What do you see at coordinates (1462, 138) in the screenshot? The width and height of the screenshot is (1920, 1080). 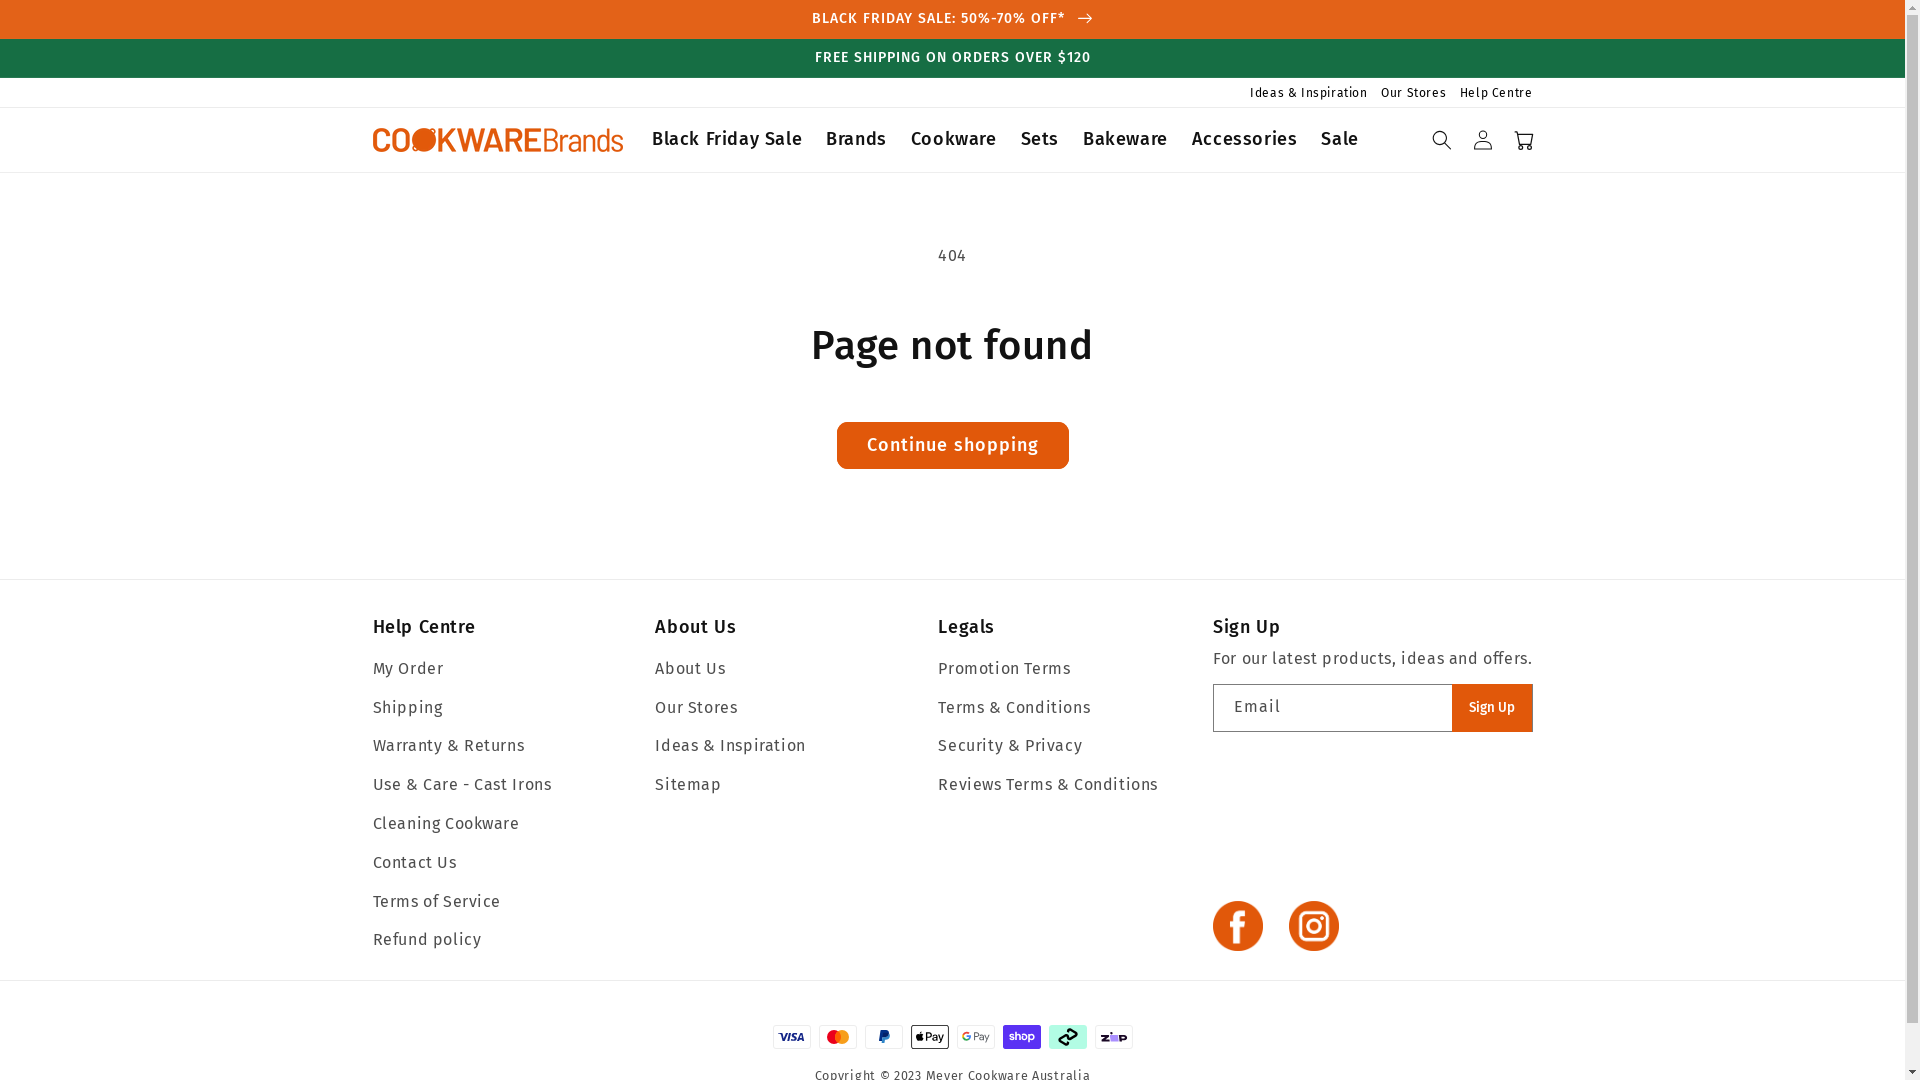 I see `'Log in'` at bounding box center [1462, 138].